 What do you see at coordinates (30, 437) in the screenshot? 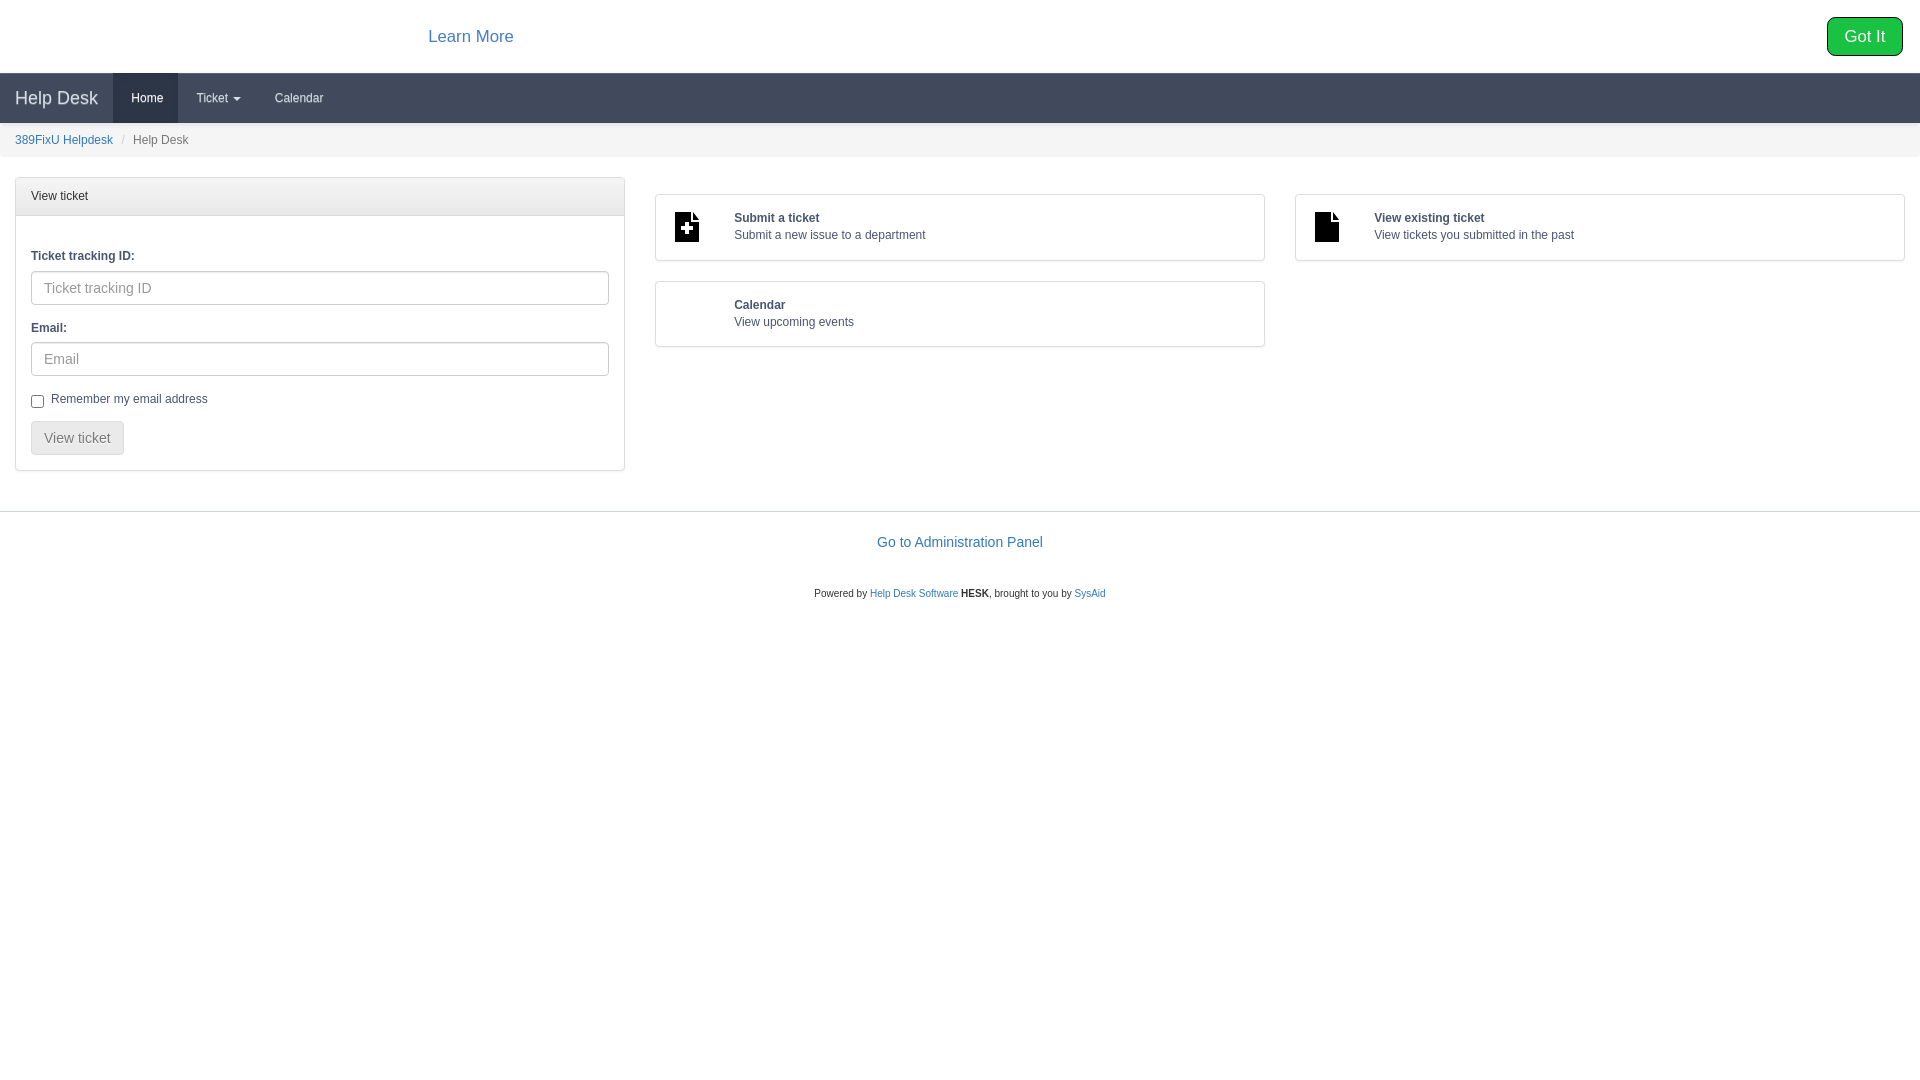
I see `'View ticket'` at bounding box center [30, 437].